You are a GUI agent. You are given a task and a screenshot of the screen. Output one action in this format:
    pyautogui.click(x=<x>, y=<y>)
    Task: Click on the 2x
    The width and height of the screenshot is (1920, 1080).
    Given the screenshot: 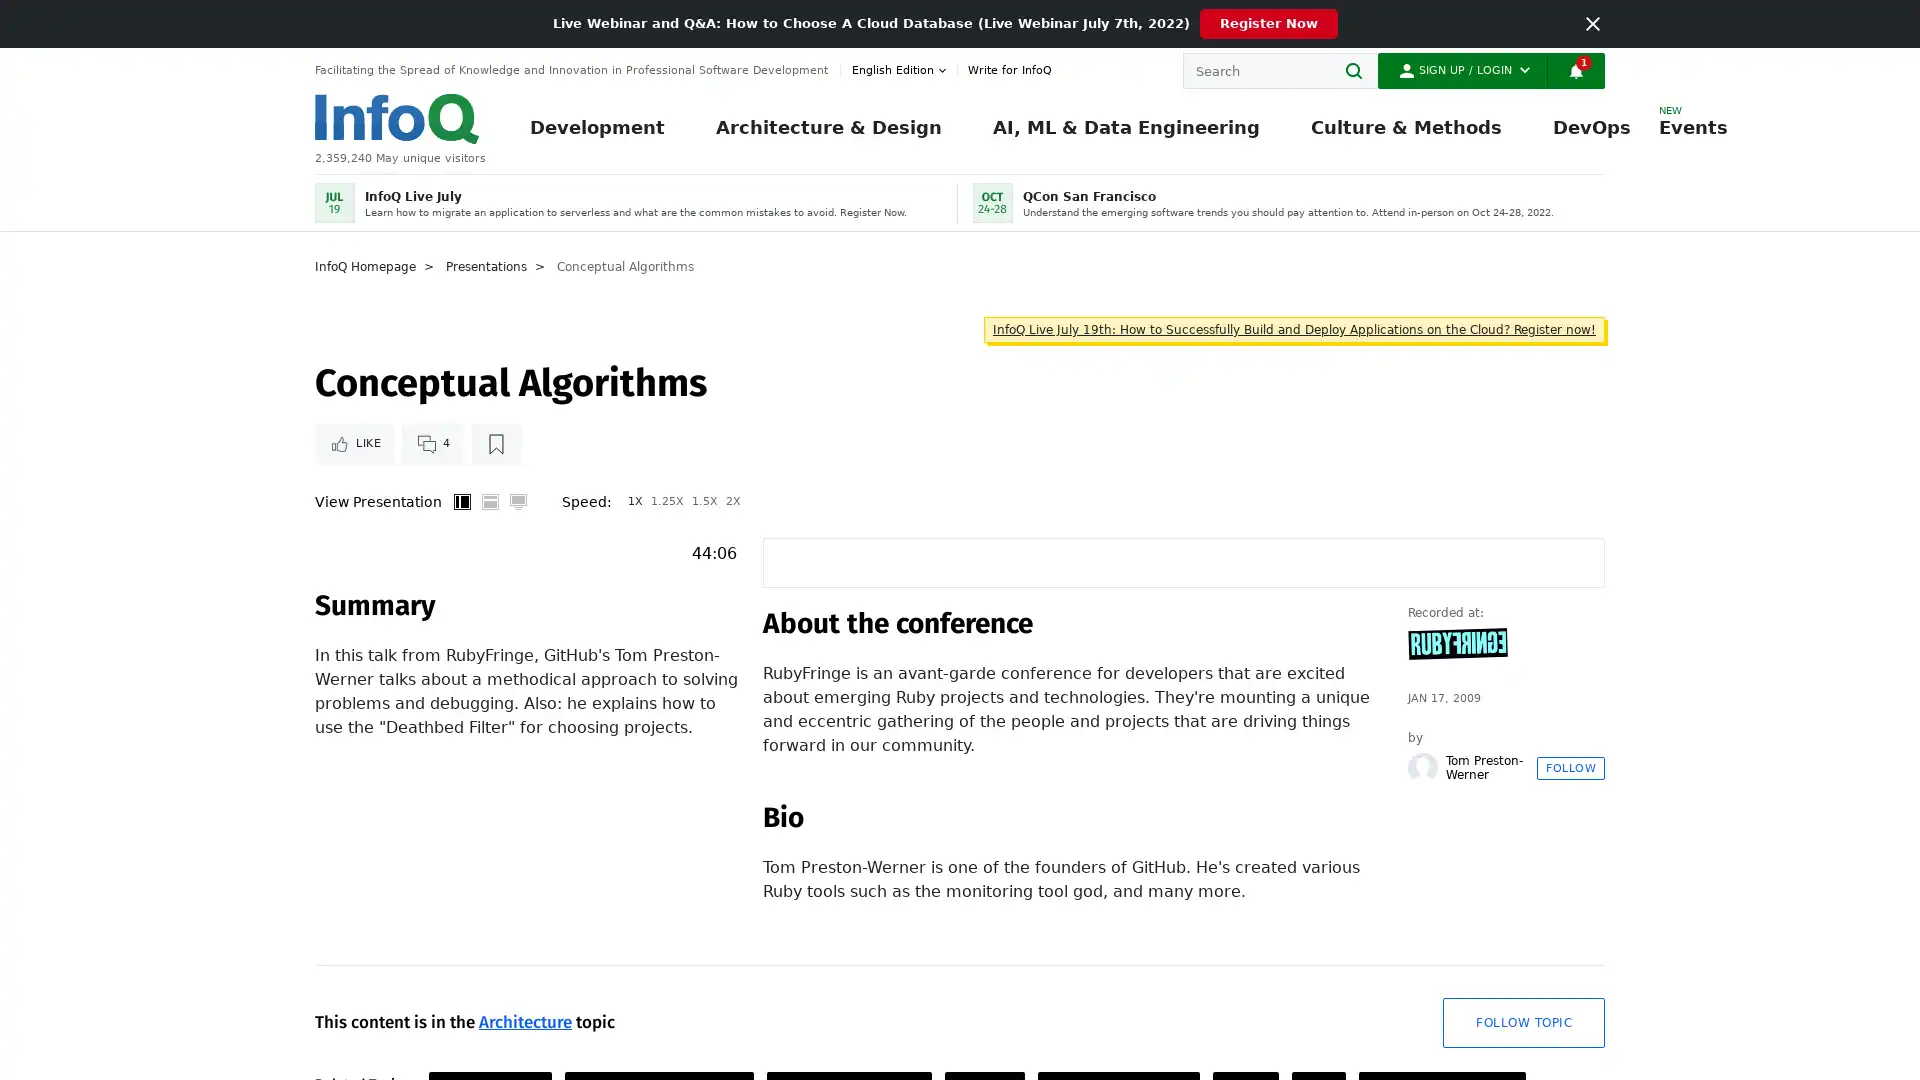 What is the action you would take?
    pyautogui.click(x=732, y=573)
    